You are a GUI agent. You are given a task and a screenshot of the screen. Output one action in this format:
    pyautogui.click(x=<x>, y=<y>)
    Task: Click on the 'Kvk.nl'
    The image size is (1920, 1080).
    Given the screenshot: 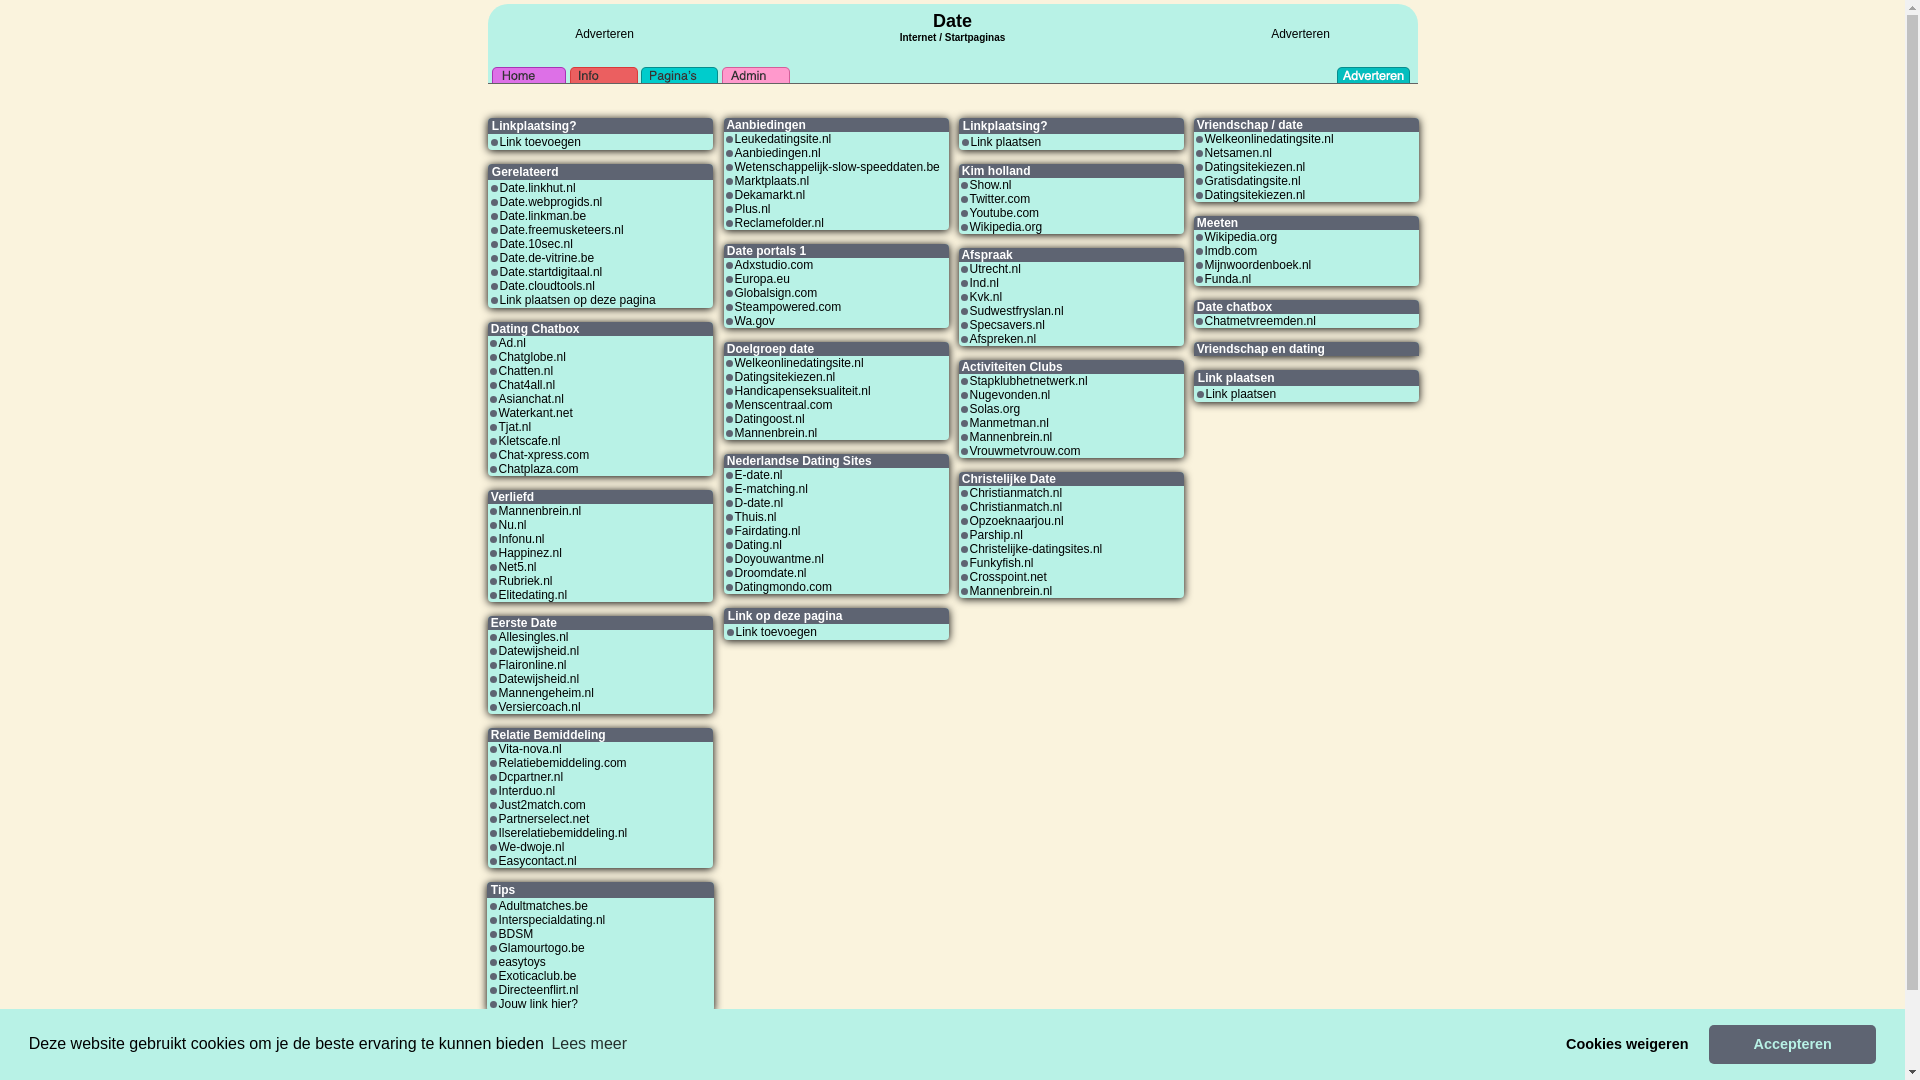 What is the action you would take?
    pyautogui.click(x=969, y=297)
    